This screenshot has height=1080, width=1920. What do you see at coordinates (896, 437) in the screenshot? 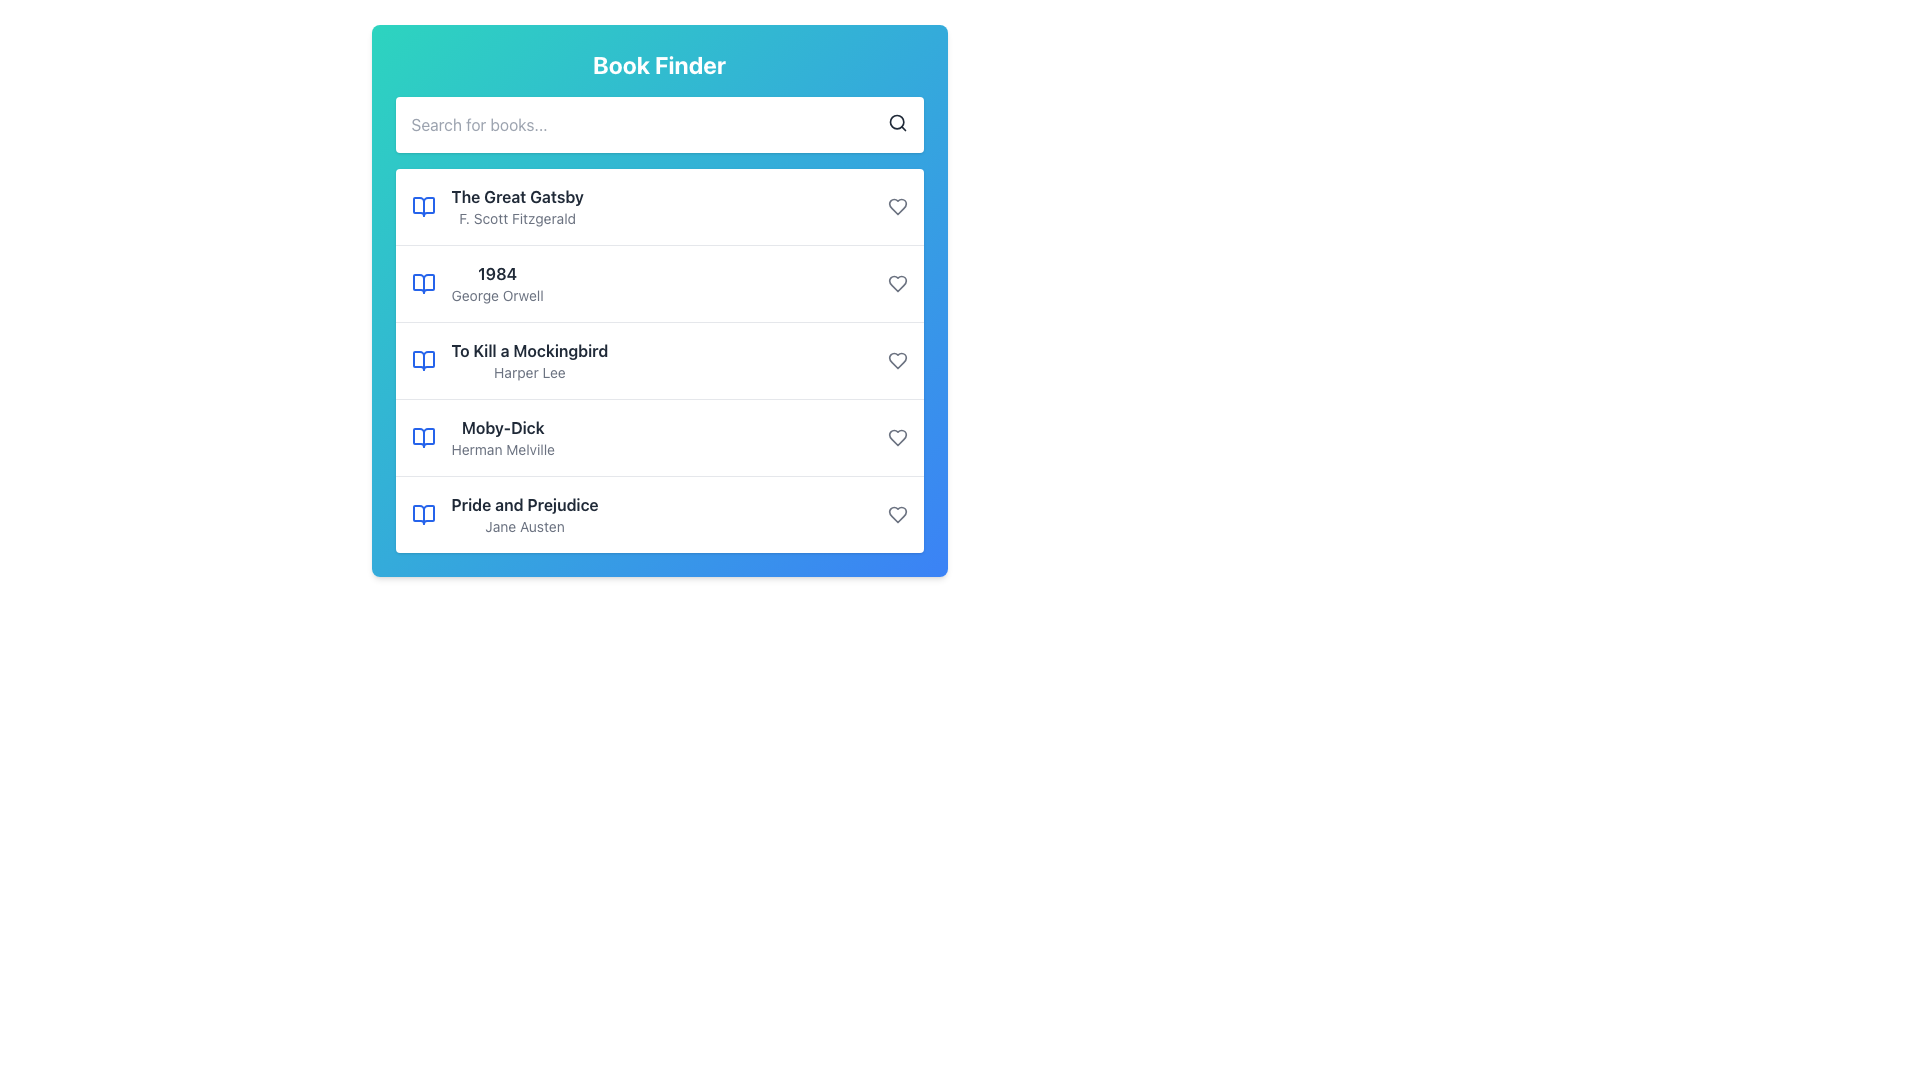
I see `the 'like' button for the book 'Moby-Dick' by 'Herman Melville' located on the far right side of the entry in the list` at bounding box center [896, 437].